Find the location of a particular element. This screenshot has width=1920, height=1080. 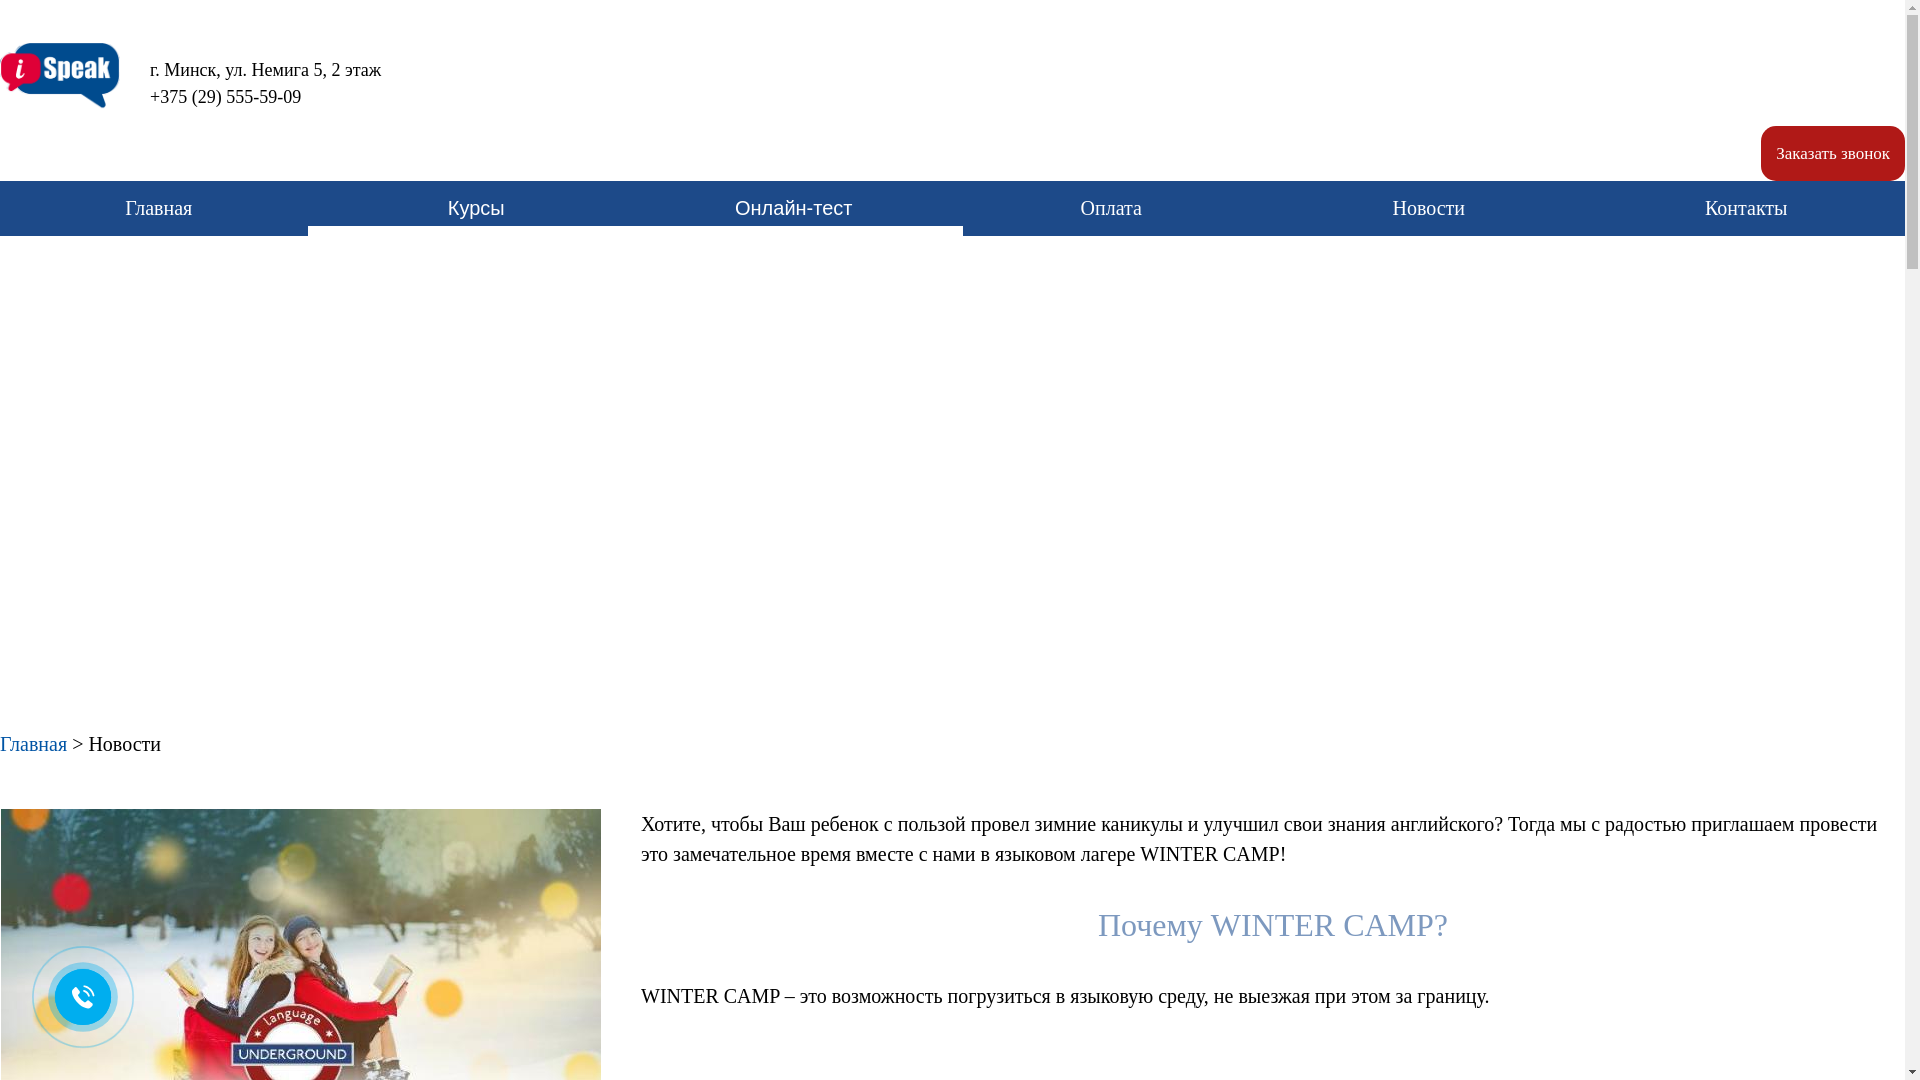

'+375 (29) 555-59-09' is located at coordinates (210, 97).